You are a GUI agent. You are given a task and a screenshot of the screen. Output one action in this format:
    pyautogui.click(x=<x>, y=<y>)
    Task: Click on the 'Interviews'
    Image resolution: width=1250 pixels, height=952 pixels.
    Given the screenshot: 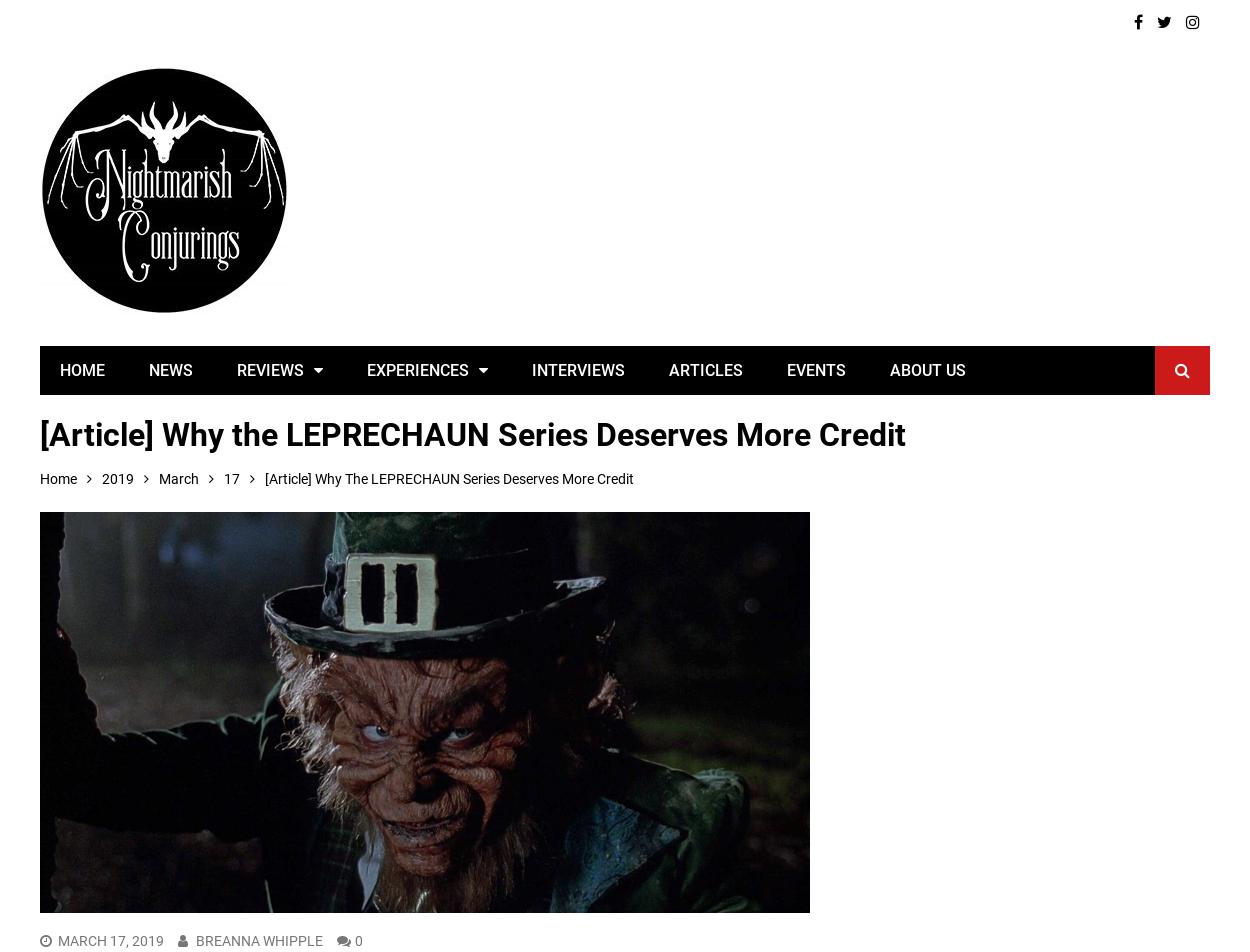 What is the action you would take?
    pyautogui.click(x=577, y=369)
    